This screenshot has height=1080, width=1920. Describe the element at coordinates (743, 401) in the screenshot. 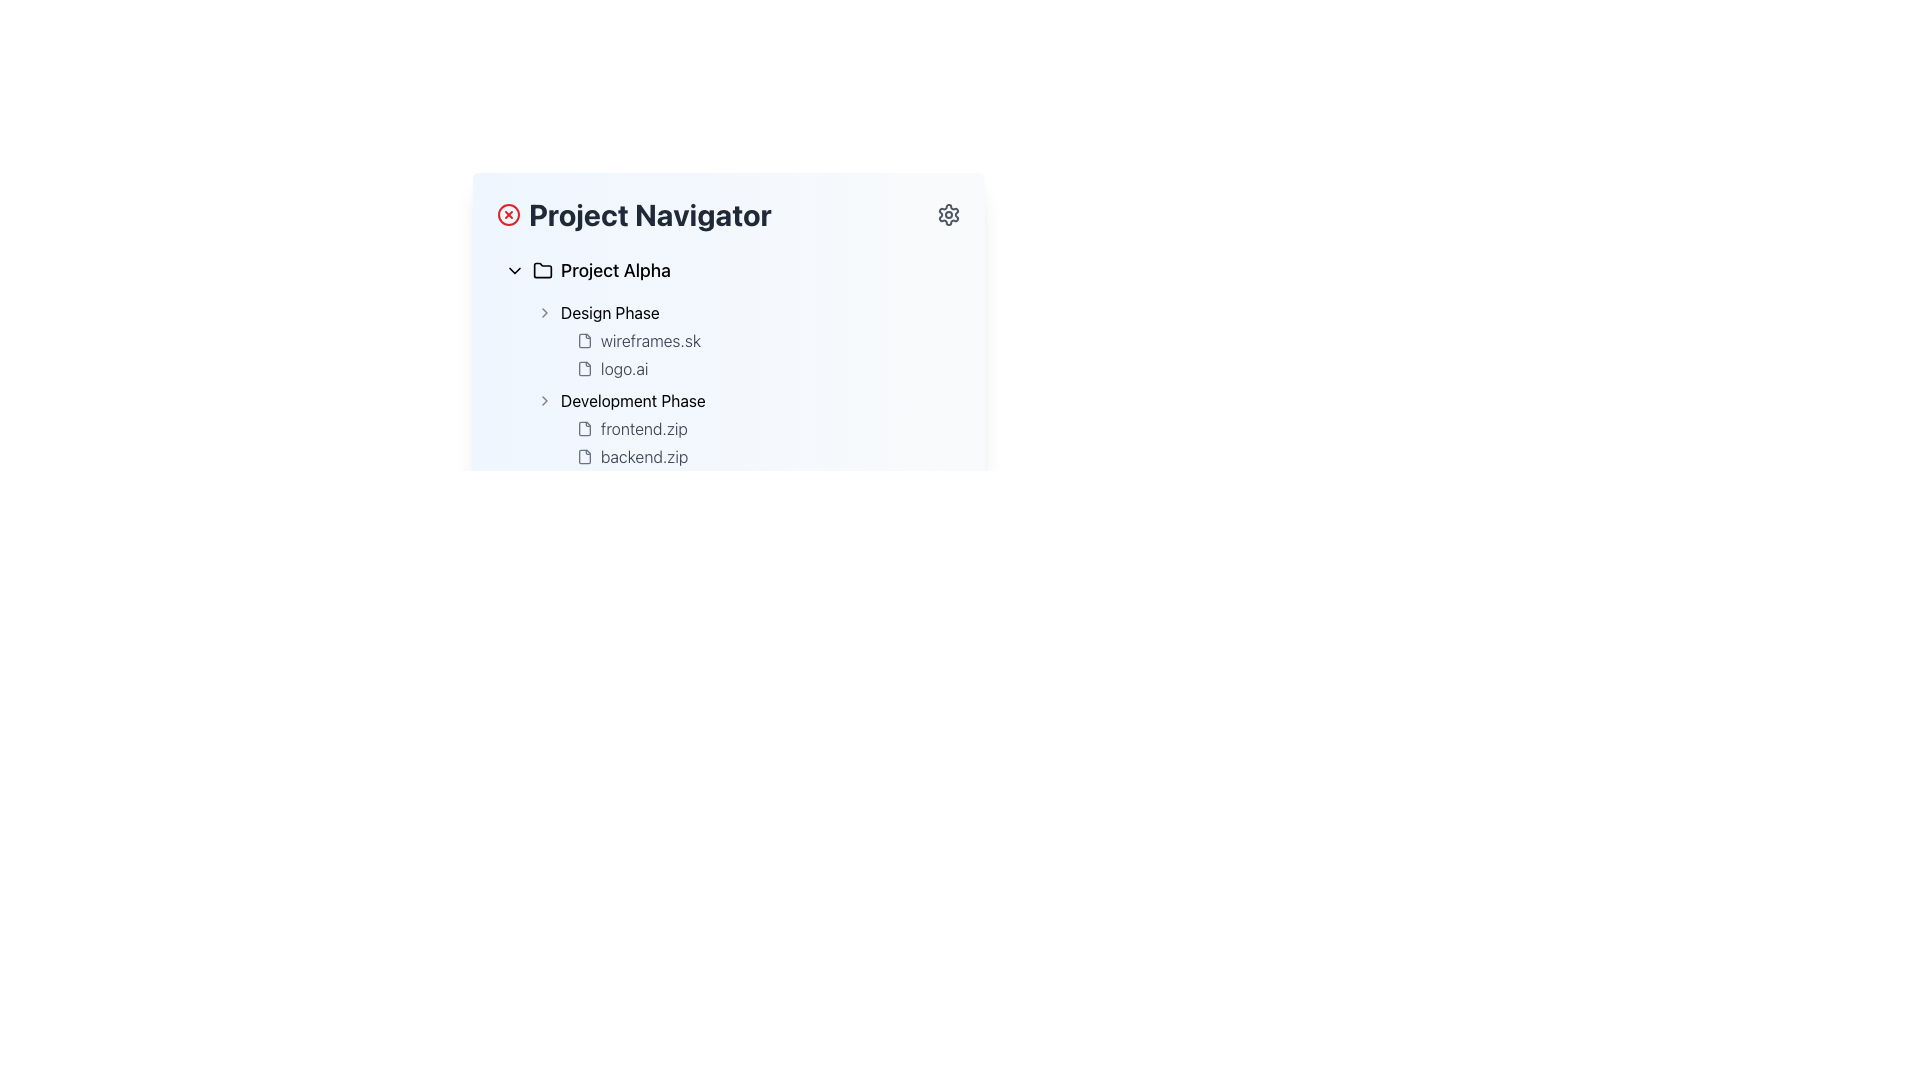

I see `the first Expandable Button under 'Project Alpha' that is positioned below 'Design Phase'` at that location.